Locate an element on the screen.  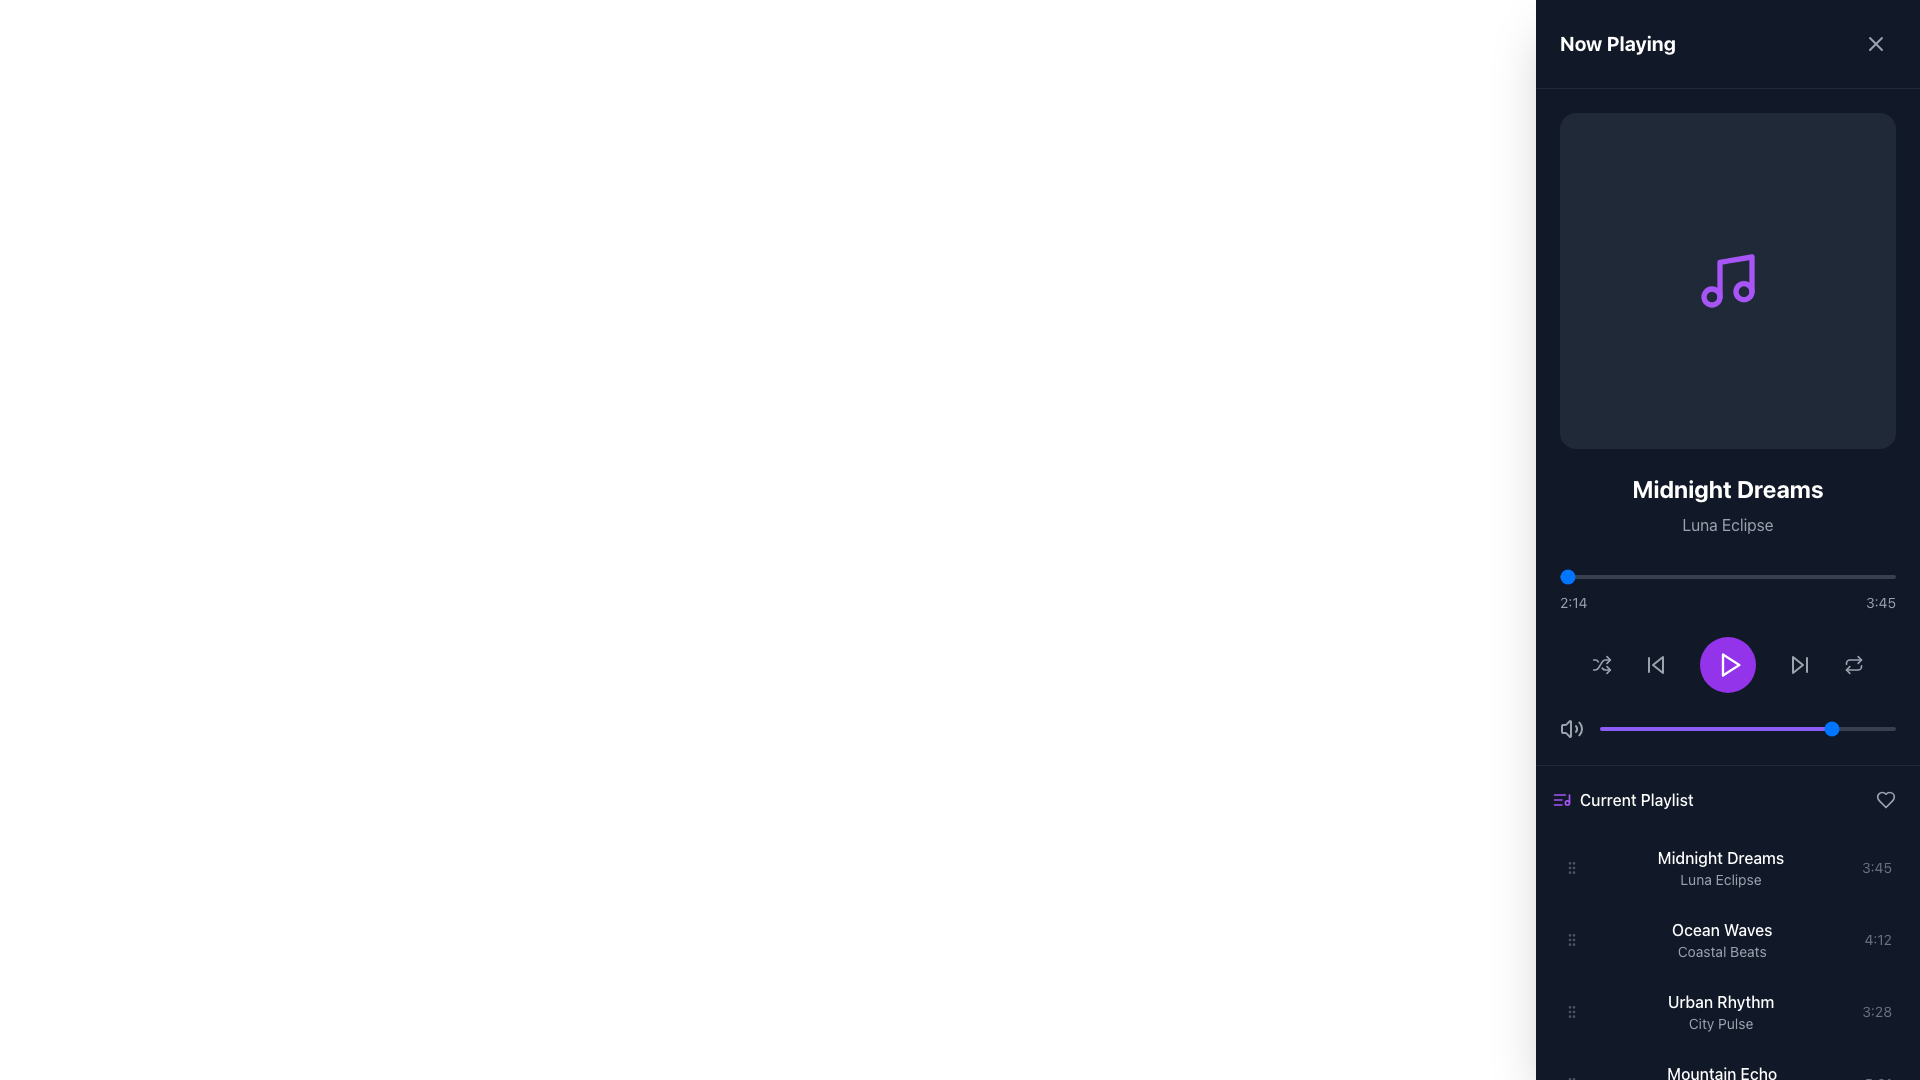
the text label displaying 'City Pulse', which is styled in gray and appears beneath 'Urban Rhythm' in the 'Current Playlist' section is located at coordinates (1720, 1023).